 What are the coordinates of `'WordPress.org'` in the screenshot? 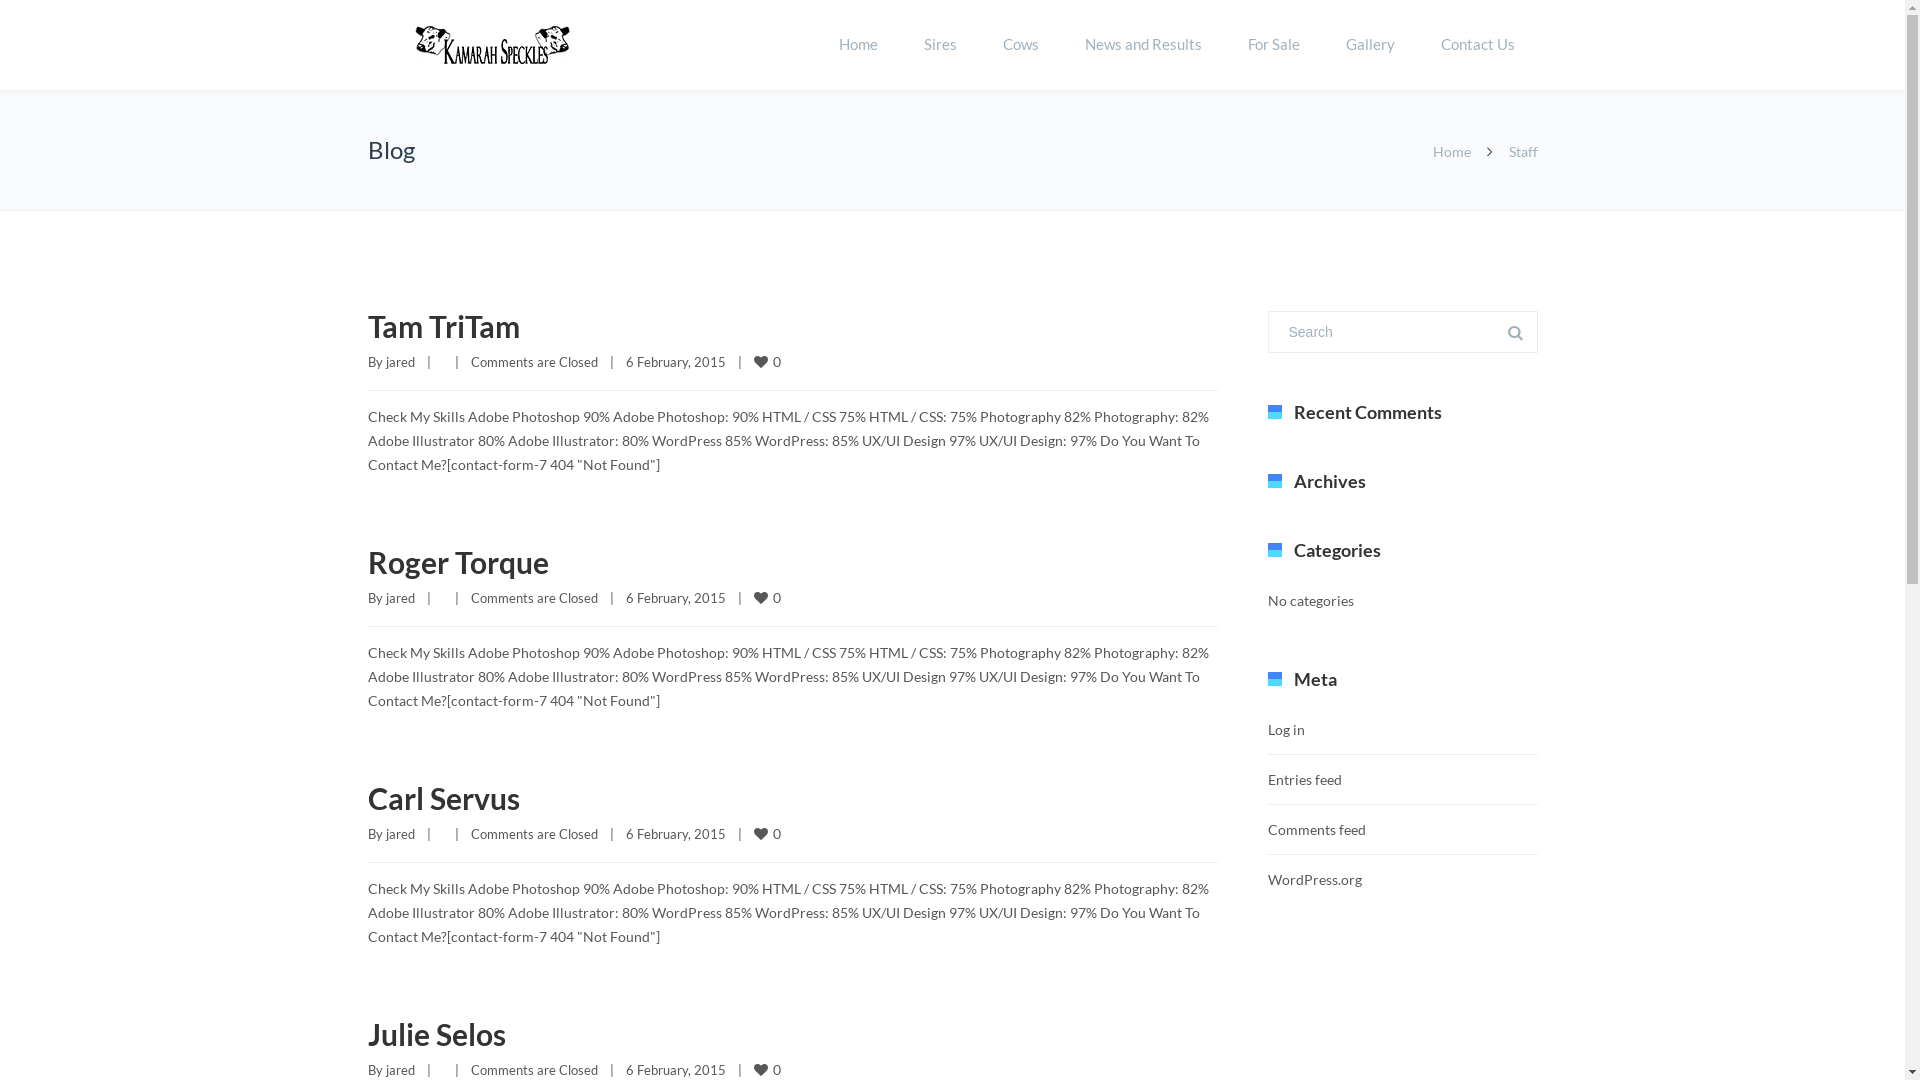 It's located at (1266, 878).